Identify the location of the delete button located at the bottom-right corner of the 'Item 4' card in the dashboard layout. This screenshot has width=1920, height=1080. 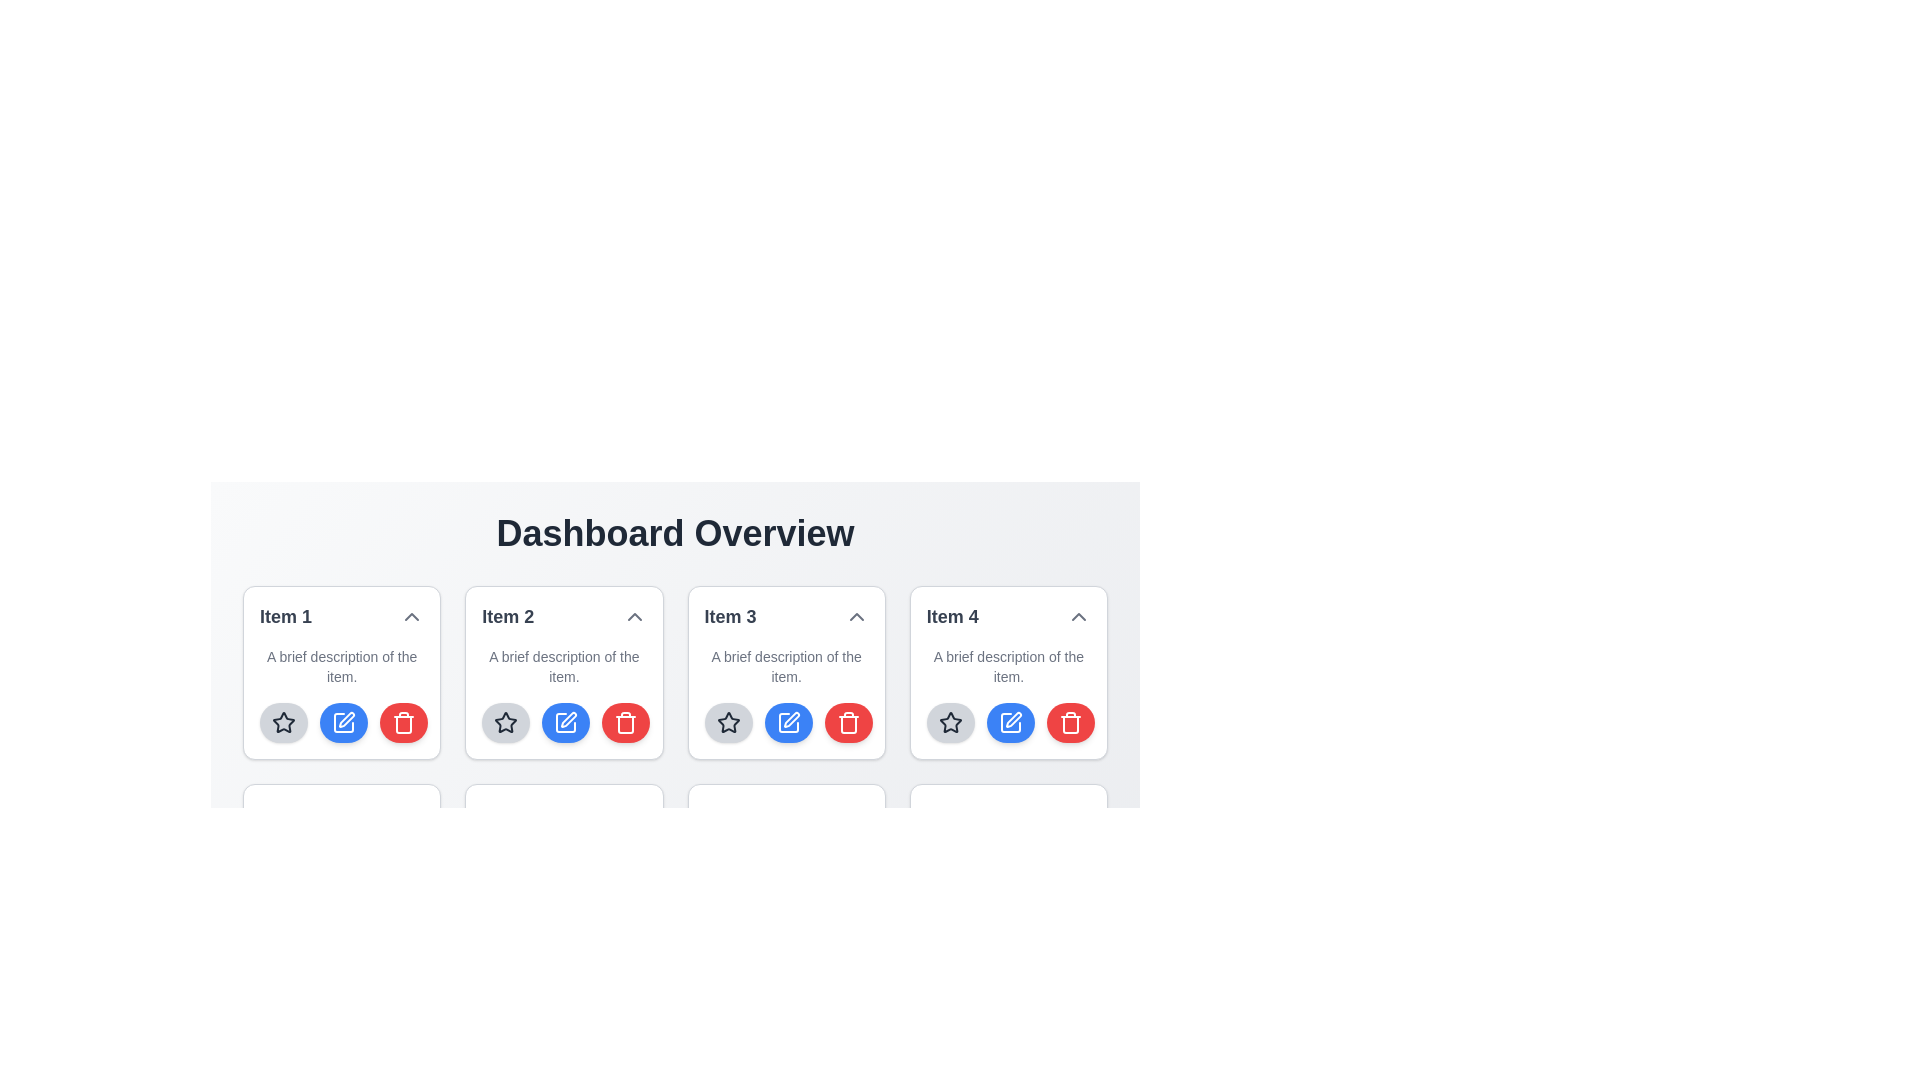
(1069, 722).